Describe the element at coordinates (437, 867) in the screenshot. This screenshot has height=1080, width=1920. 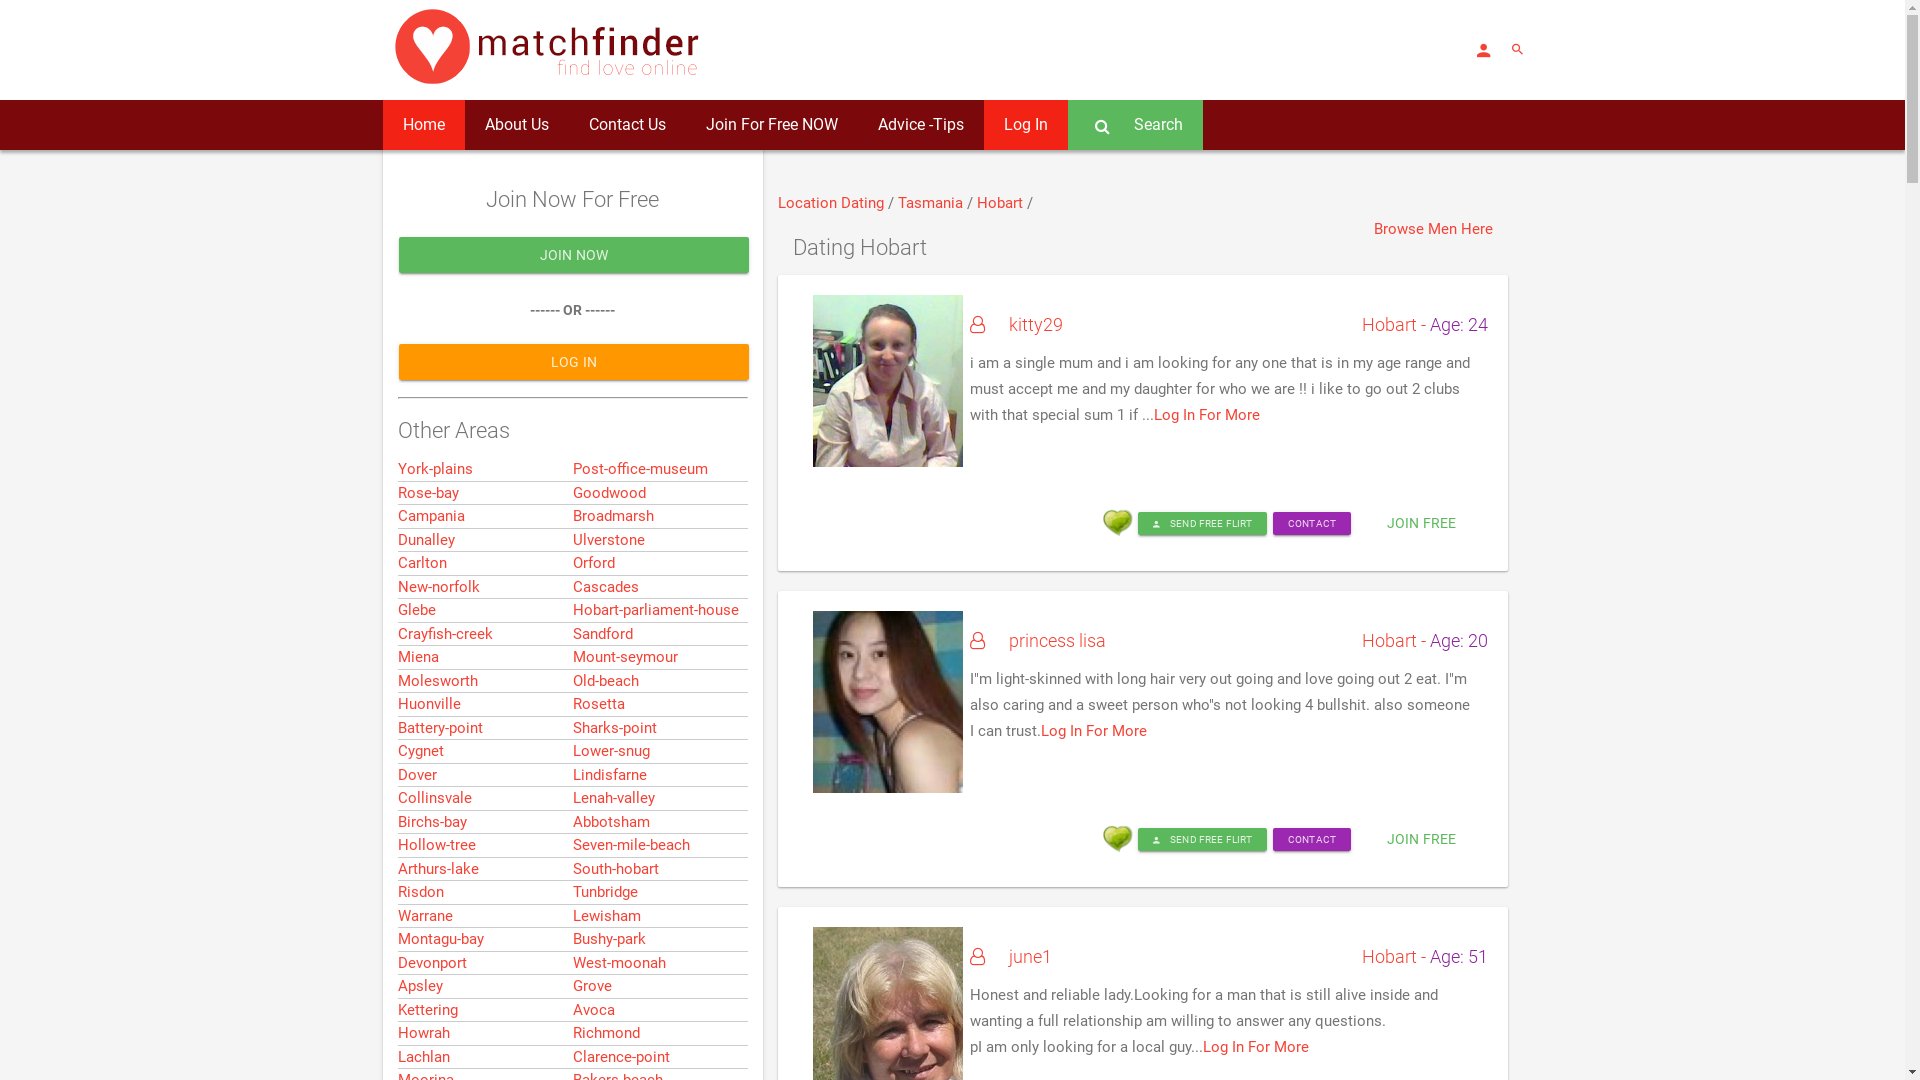
I see `'Arthurs-lake'` at that location.